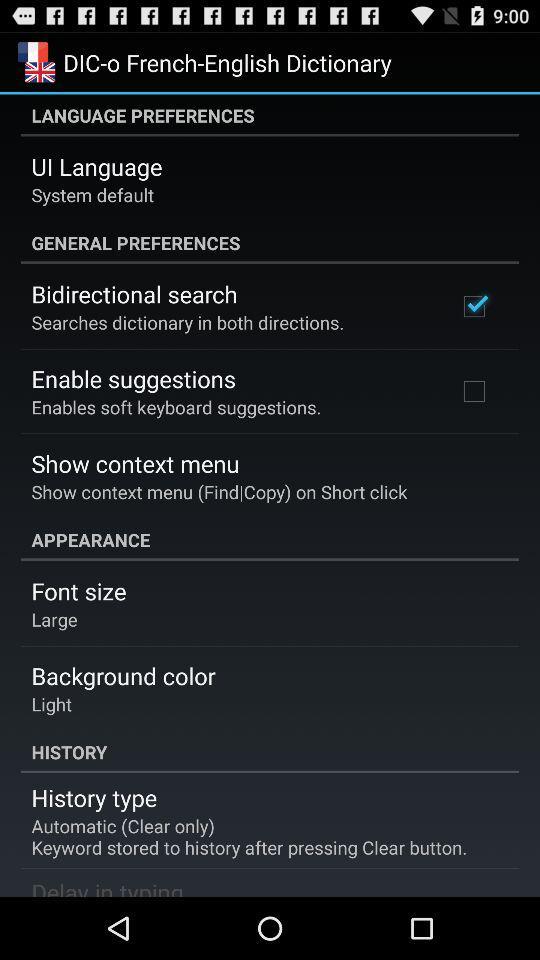 The height and width of the screenshot is (960, 540). Describe the element at coordinates (249, 836) in the screenshot. I see `app below history type icon` at that location.